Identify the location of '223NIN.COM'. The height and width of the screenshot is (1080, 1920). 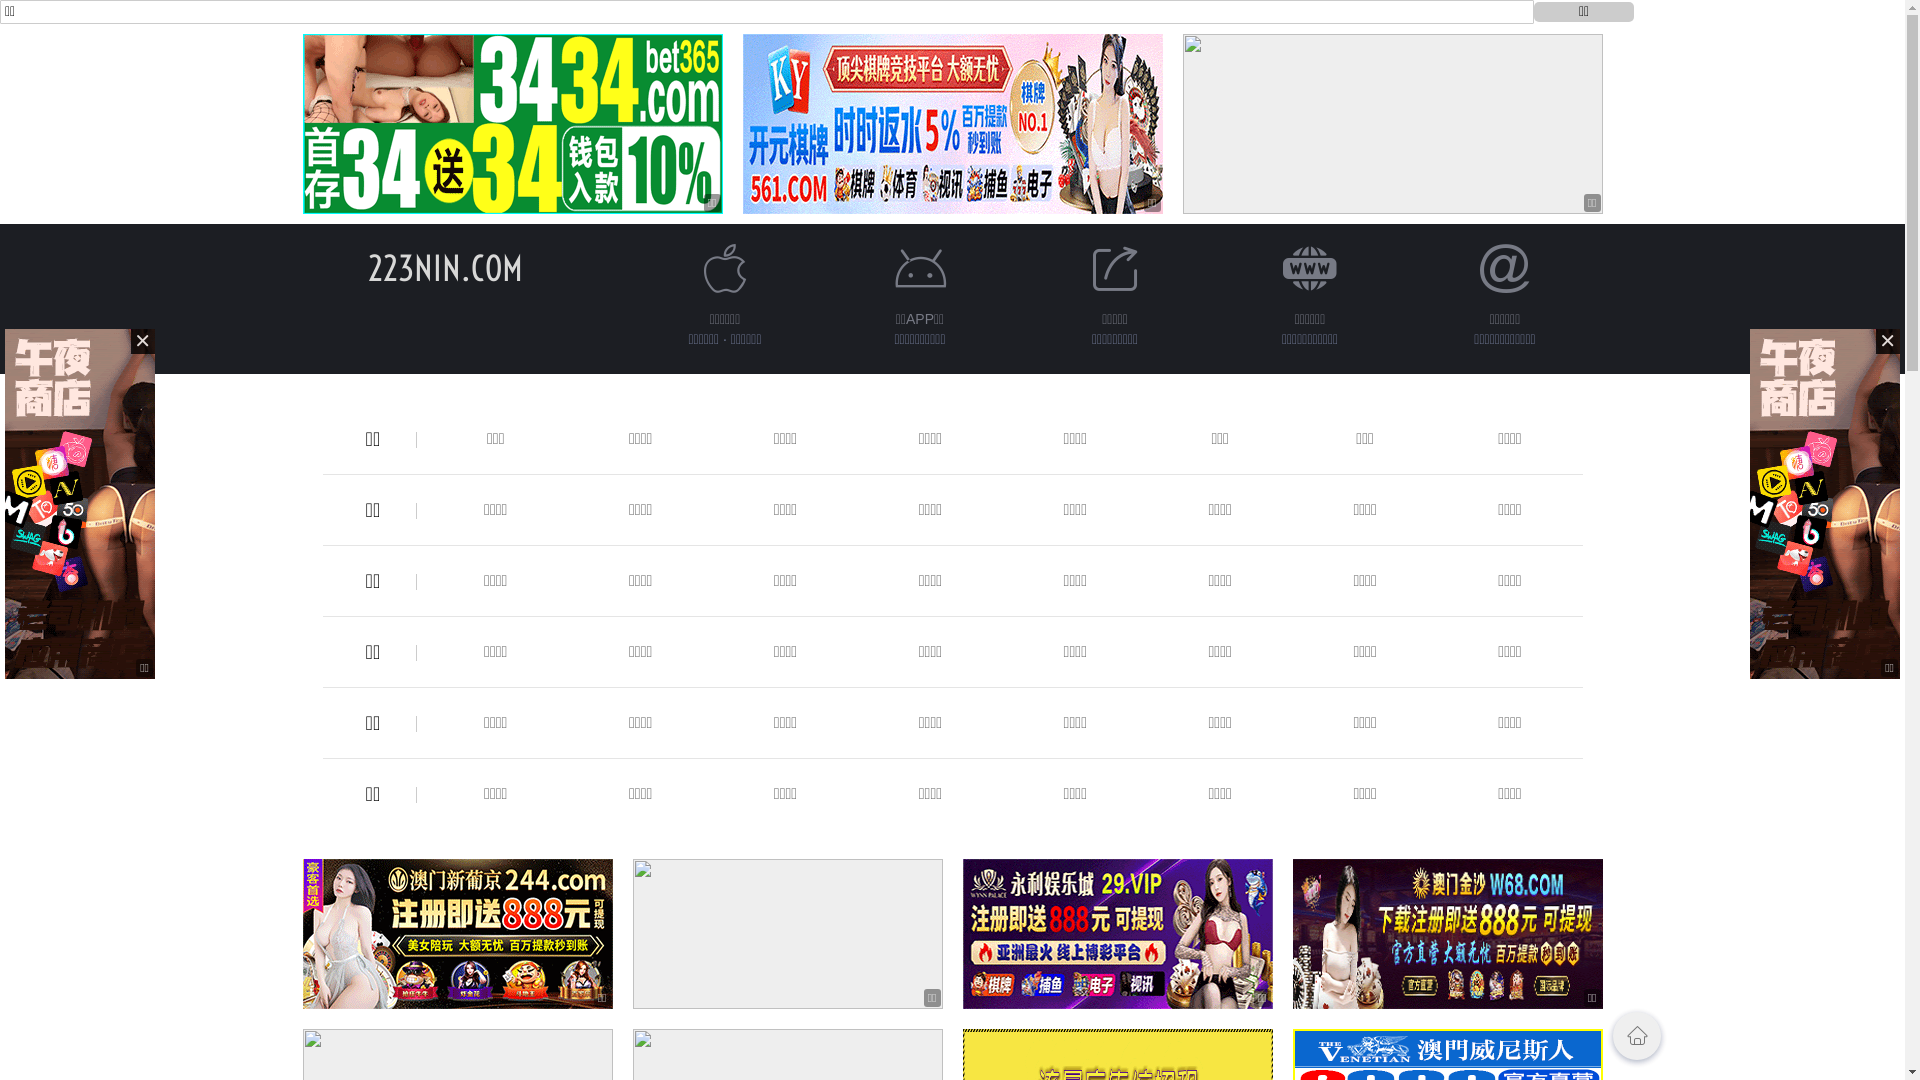
(444, 267).